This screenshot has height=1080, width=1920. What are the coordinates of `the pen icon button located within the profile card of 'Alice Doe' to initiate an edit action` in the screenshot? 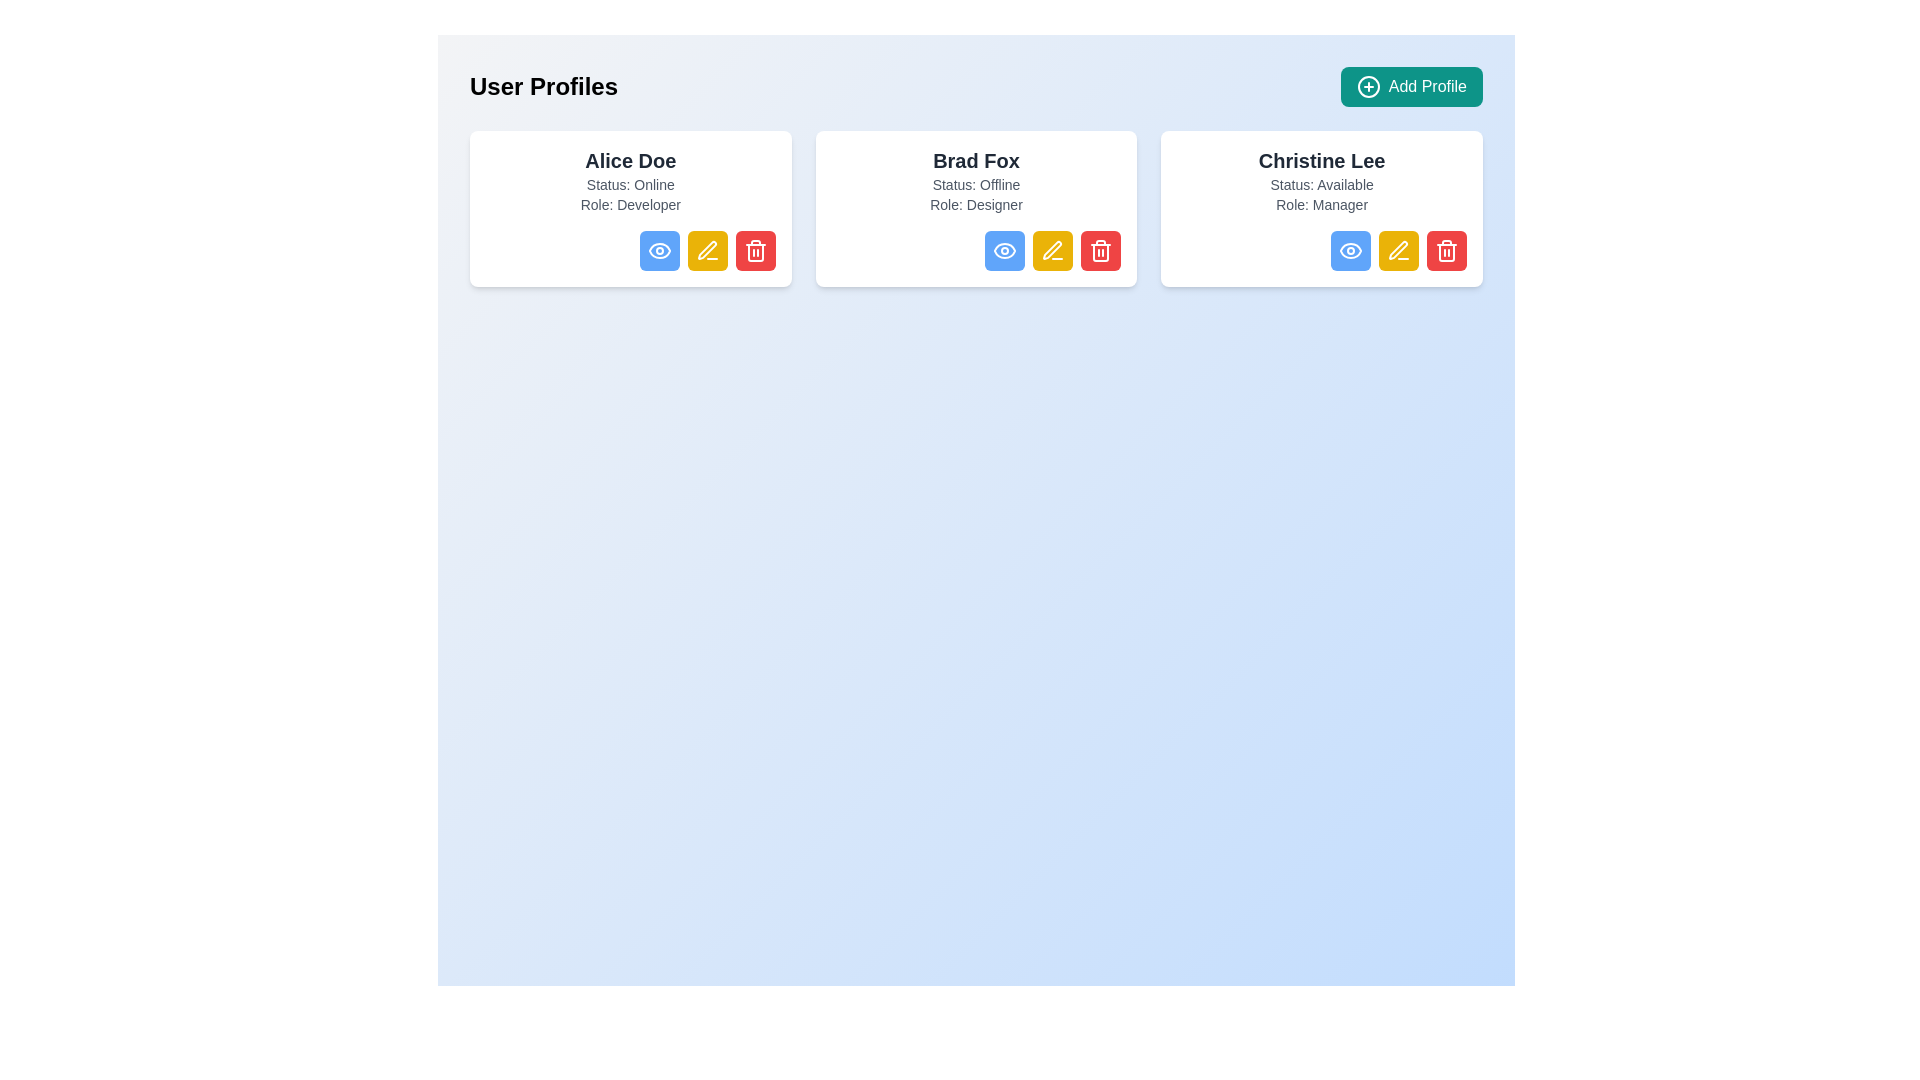 It's located at (706, 249).